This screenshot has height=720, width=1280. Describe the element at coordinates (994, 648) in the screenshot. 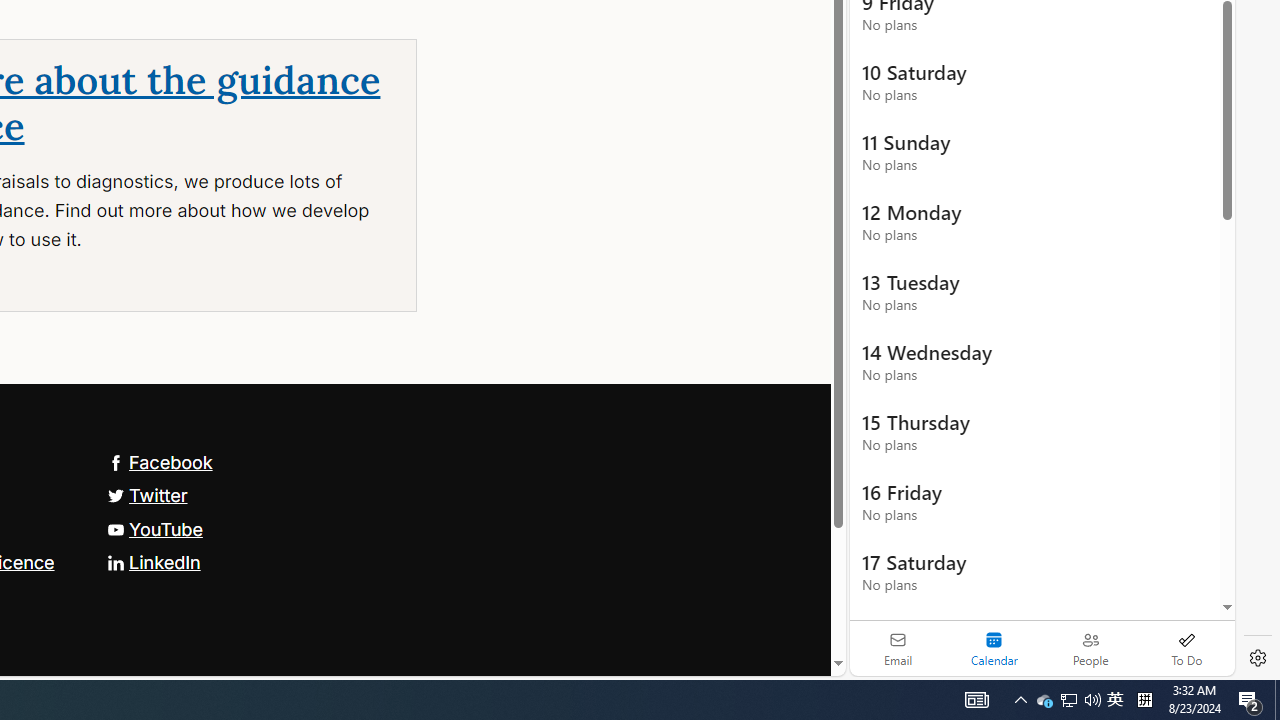

I see `'Selected calendar module. Date today is 22'` at that location.